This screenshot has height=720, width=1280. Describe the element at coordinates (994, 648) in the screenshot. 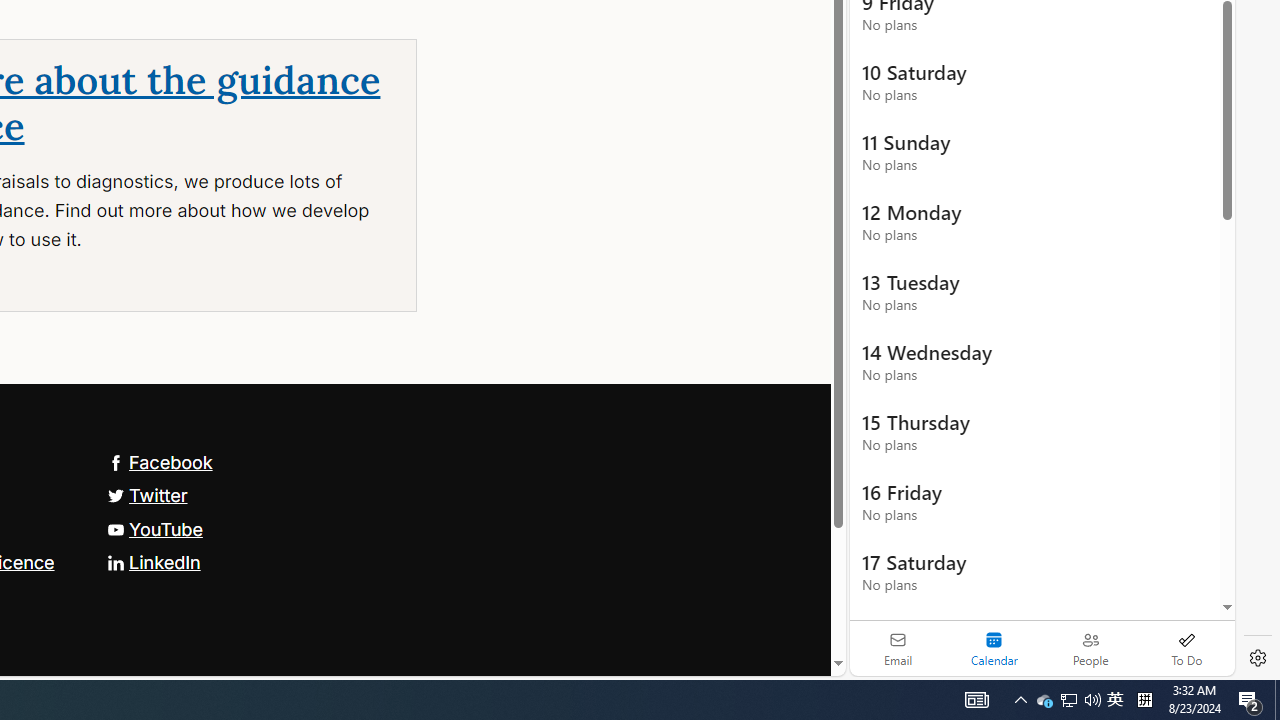

I see `'Selected calendar module. Date today is 22'` at that location.